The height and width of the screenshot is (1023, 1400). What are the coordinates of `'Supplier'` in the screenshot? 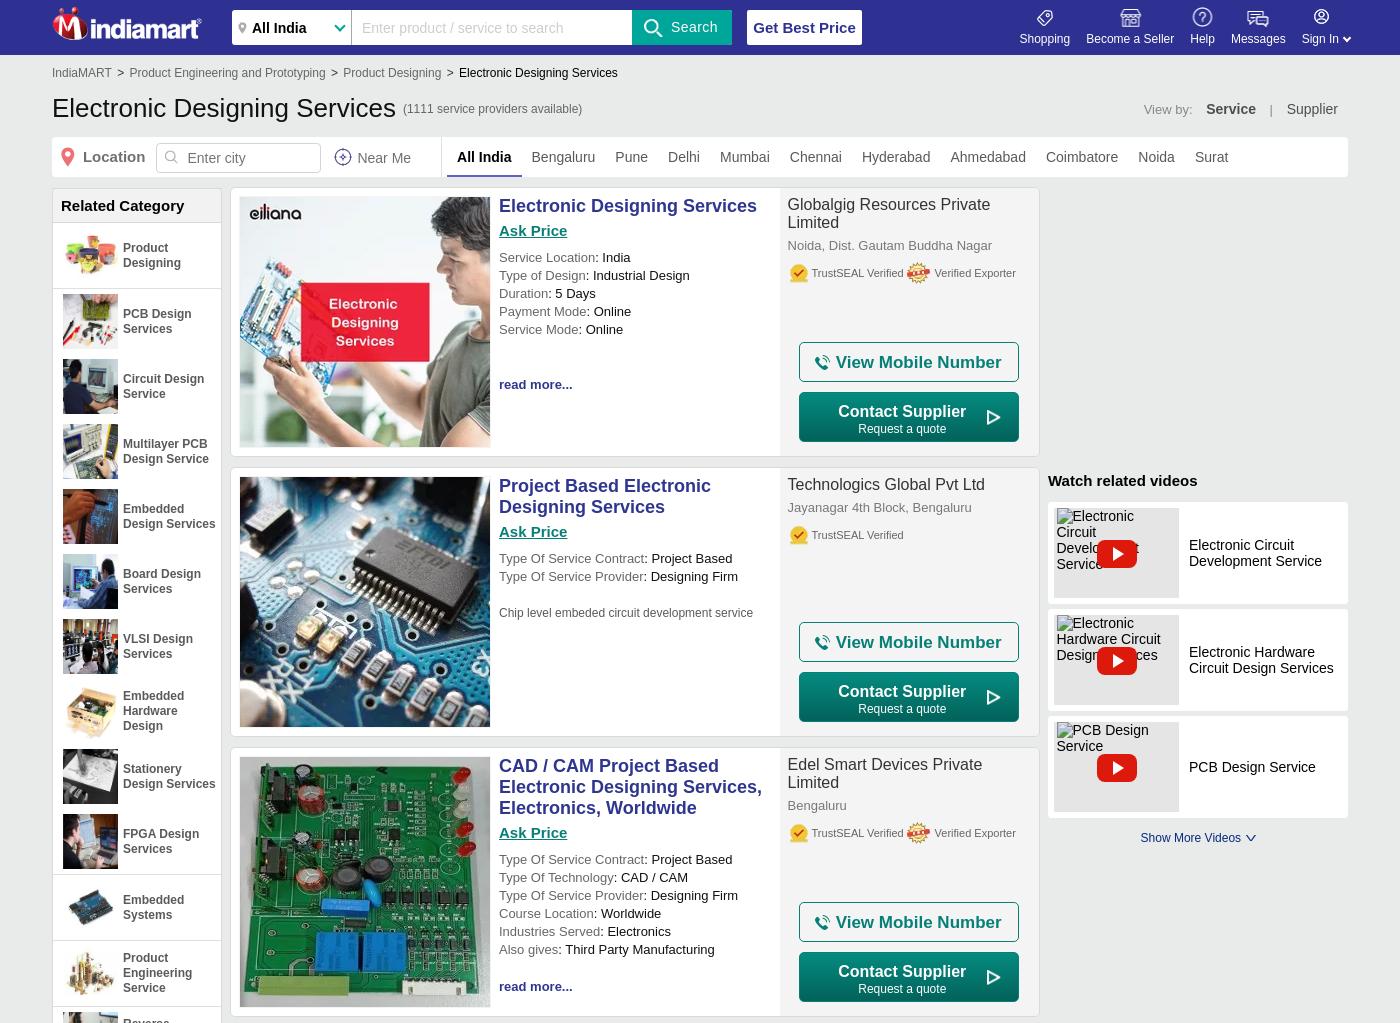 It's located at (1311, 108).